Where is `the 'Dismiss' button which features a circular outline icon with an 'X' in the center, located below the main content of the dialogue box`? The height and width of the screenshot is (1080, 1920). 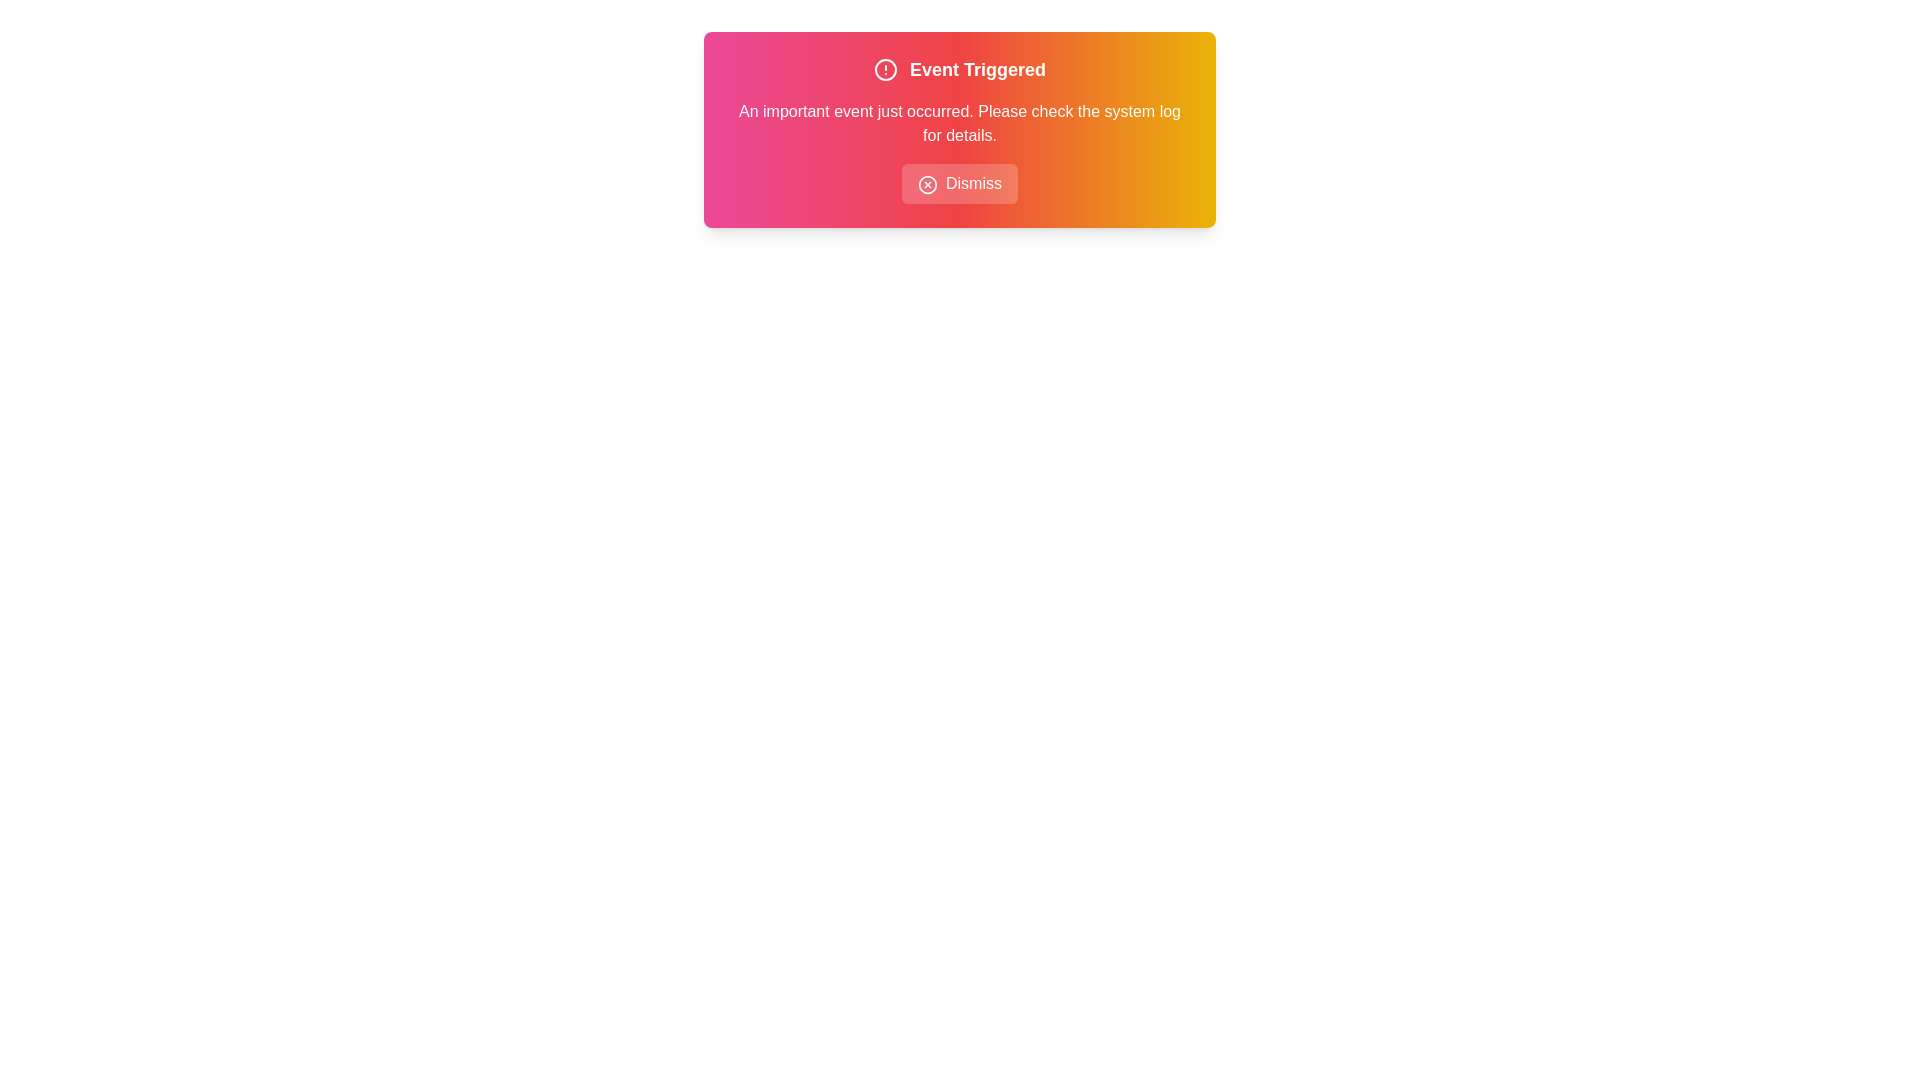 the 'Dismiss' button which features a circular outline icon with an 'X' in the center, located below the main content of the dialogue box is located at coordinates (926, 184).